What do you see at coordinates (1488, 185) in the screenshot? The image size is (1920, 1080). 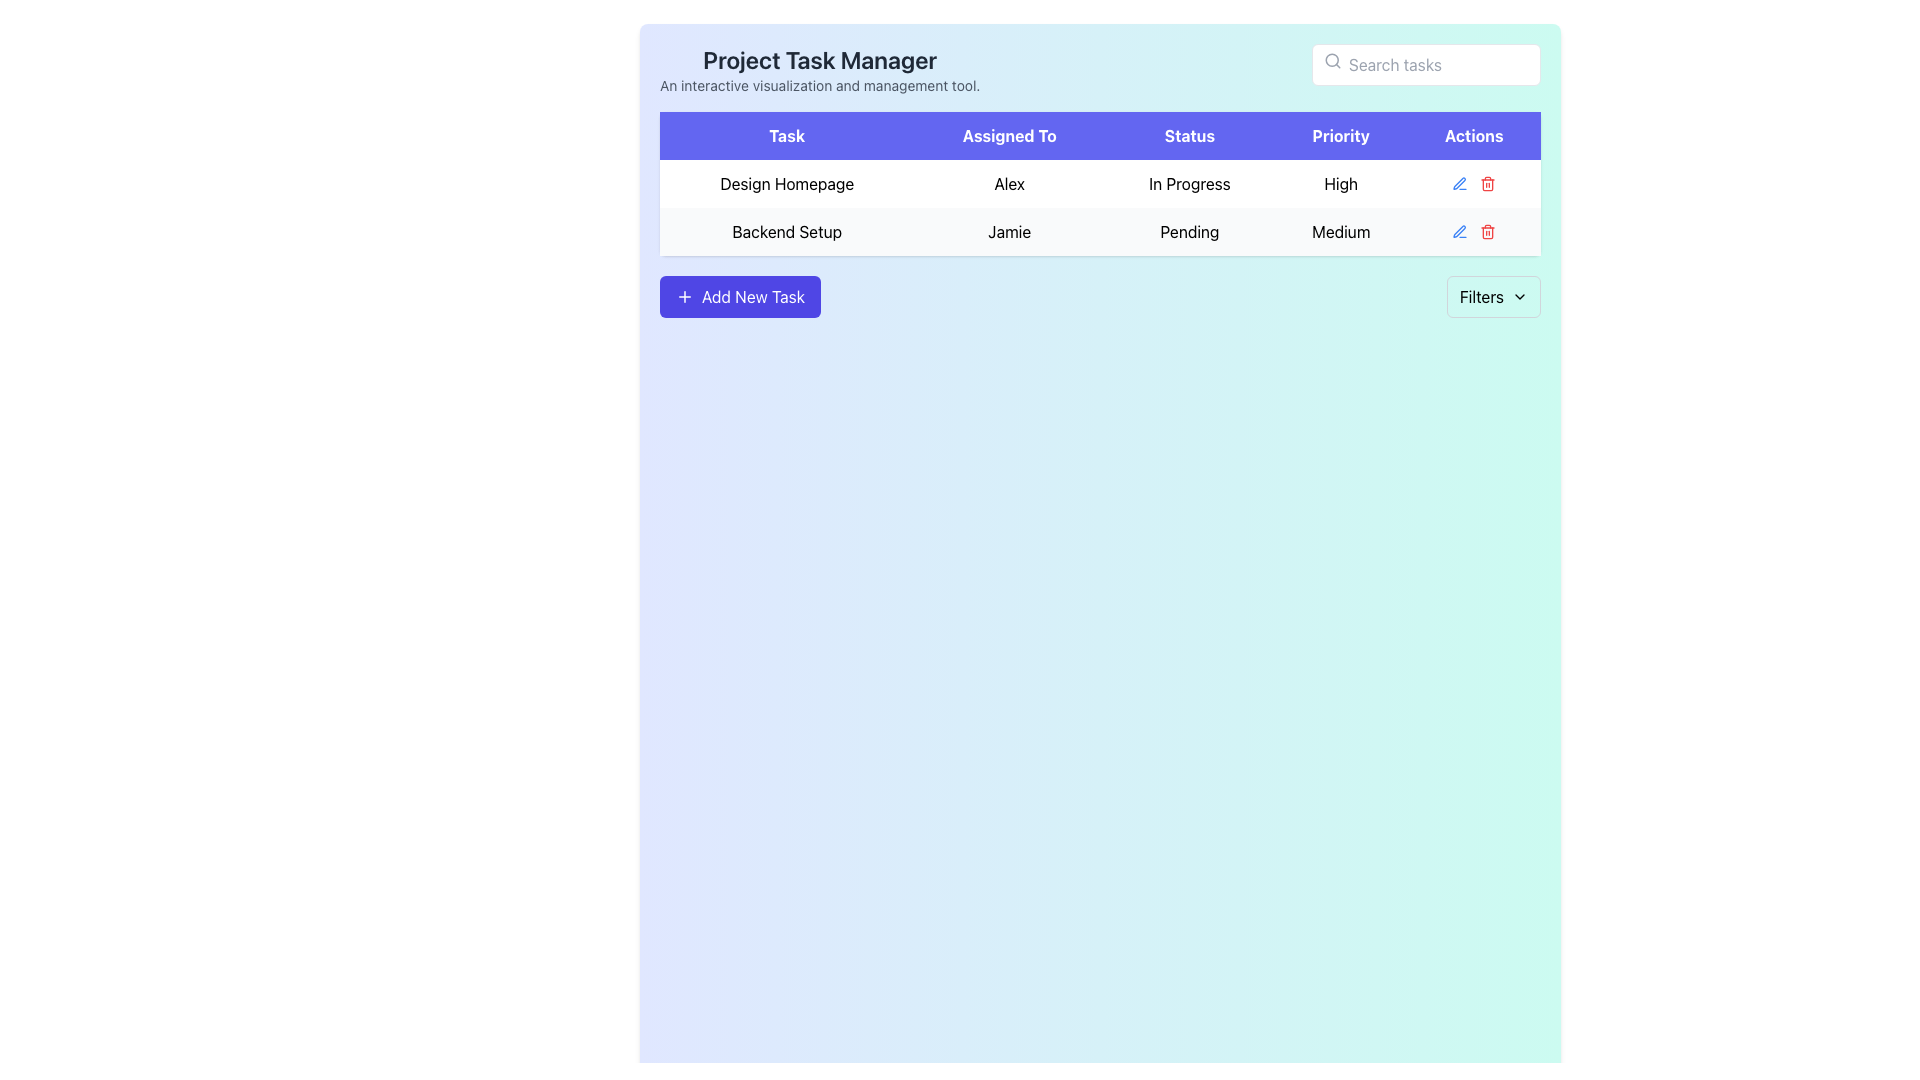 I see `the graphical part of the delete icon located in the second row of the 'Actions' column of the table` at bounding box center [1488, 185].